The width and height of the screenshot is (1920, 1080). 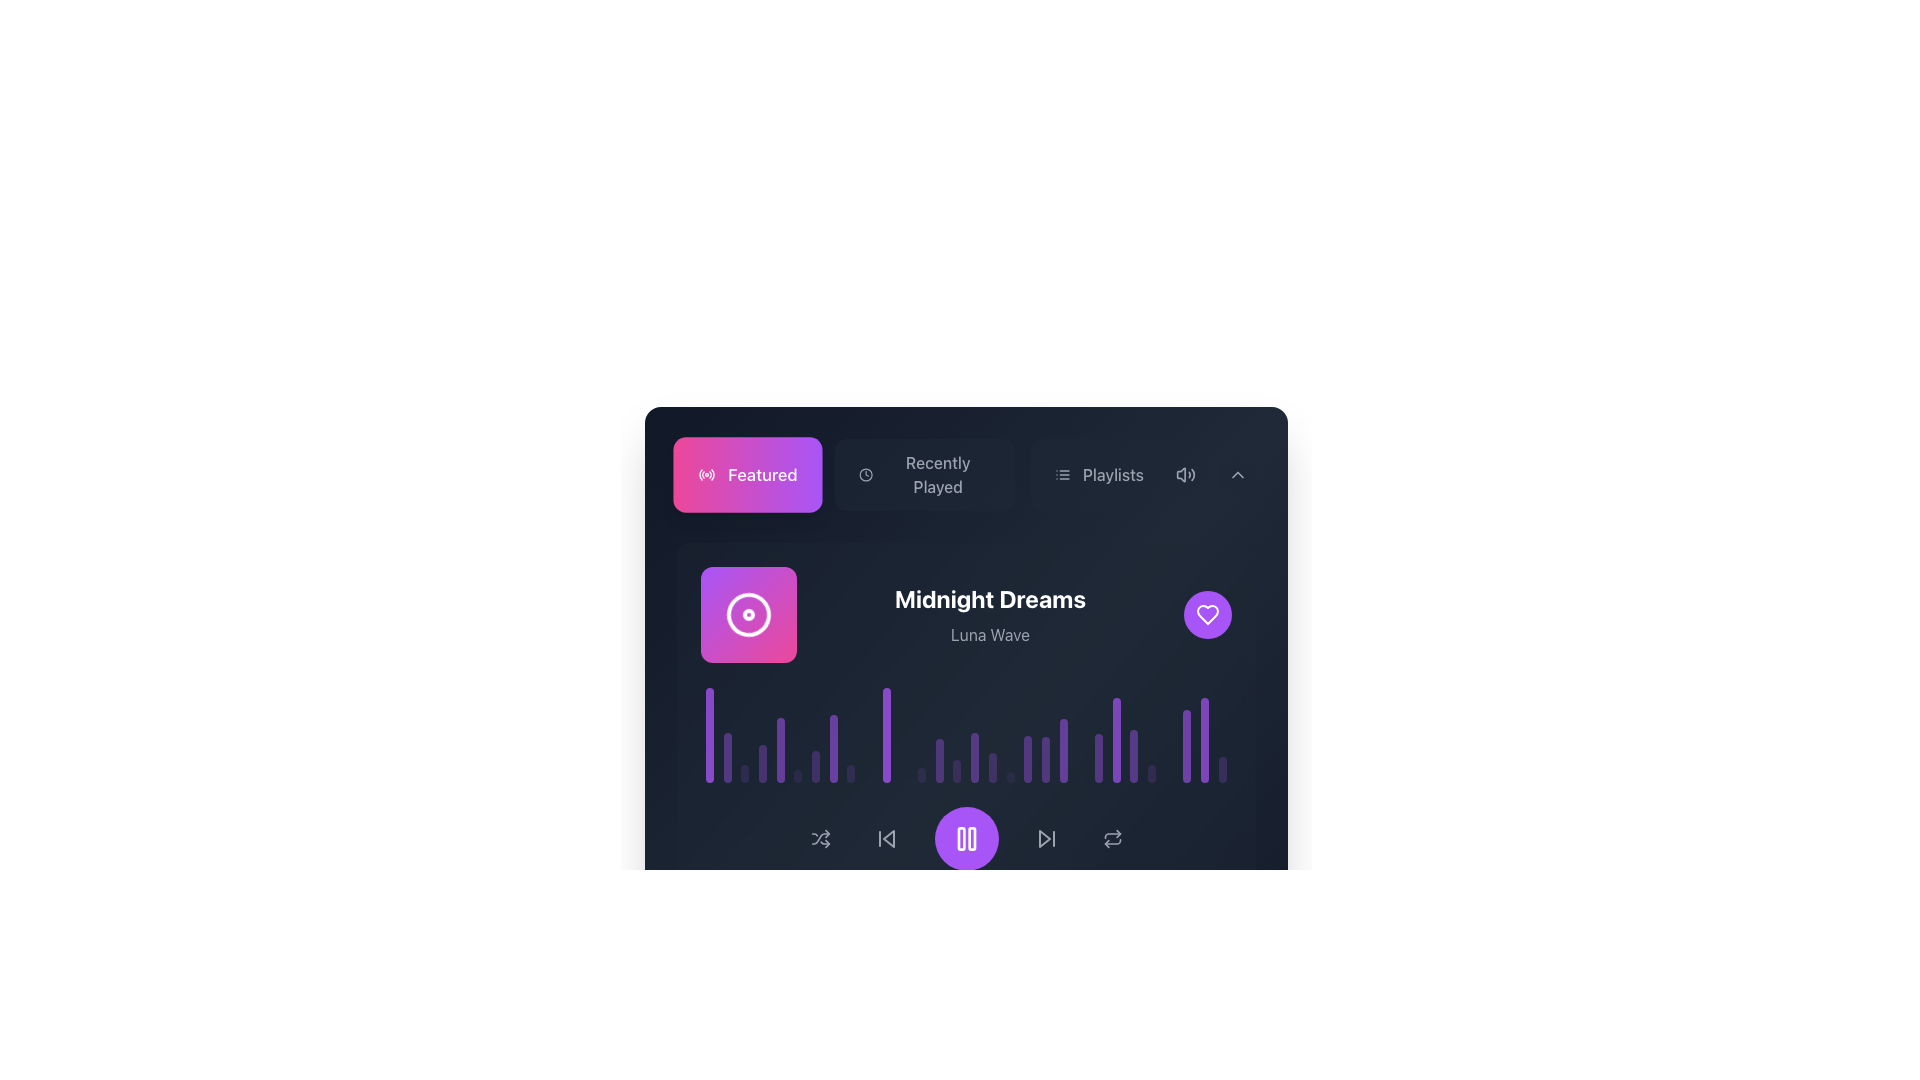 What do you see at coordinates (816, 766) in the screenshot?
I see `the 7th Indicator bar, a small vertical bar with a rounded top and bottom, colored light purple and pulsating, located beneath the song title 'Midnight Dreams'` at bounding box center [816, 766].